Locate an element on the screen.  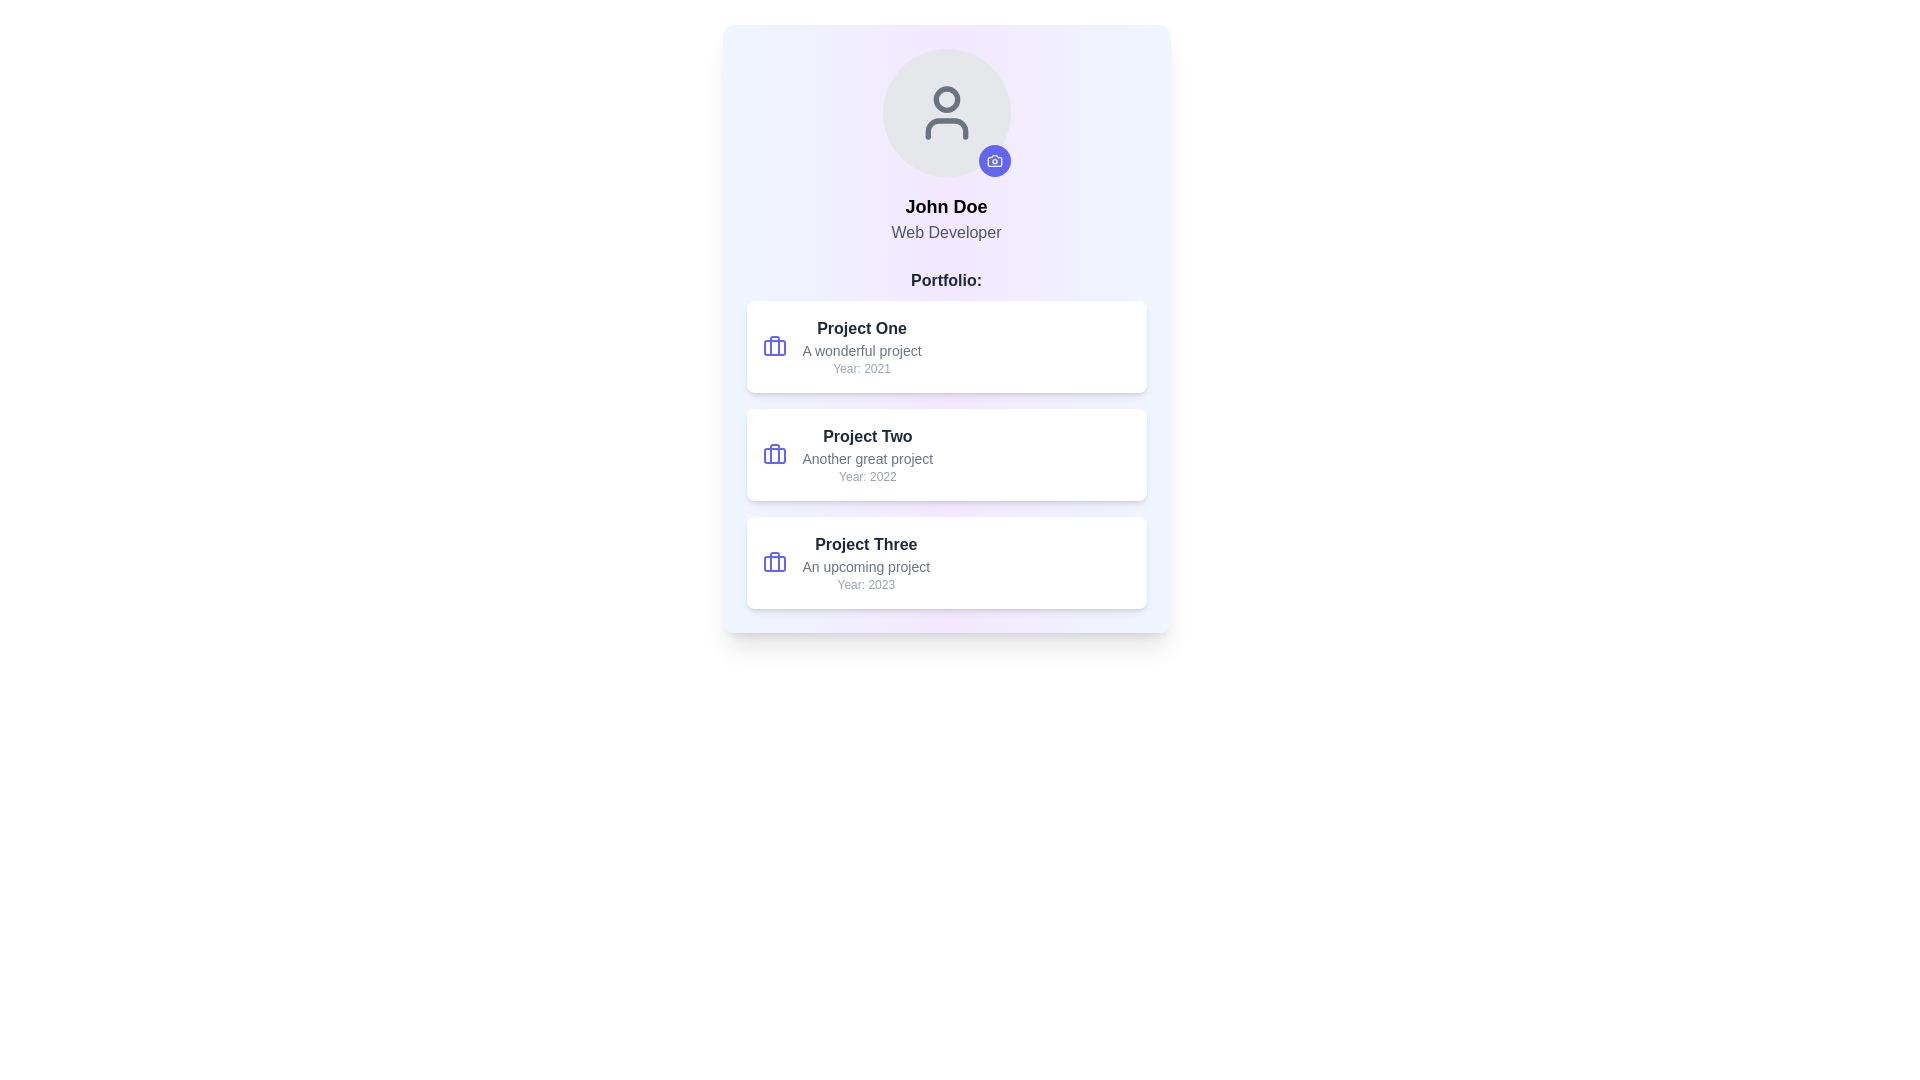
the Text content block displaying the project heading, description, and year in the third card of the vertically-aligned portfolio project list is located at coordinates (866, 563).